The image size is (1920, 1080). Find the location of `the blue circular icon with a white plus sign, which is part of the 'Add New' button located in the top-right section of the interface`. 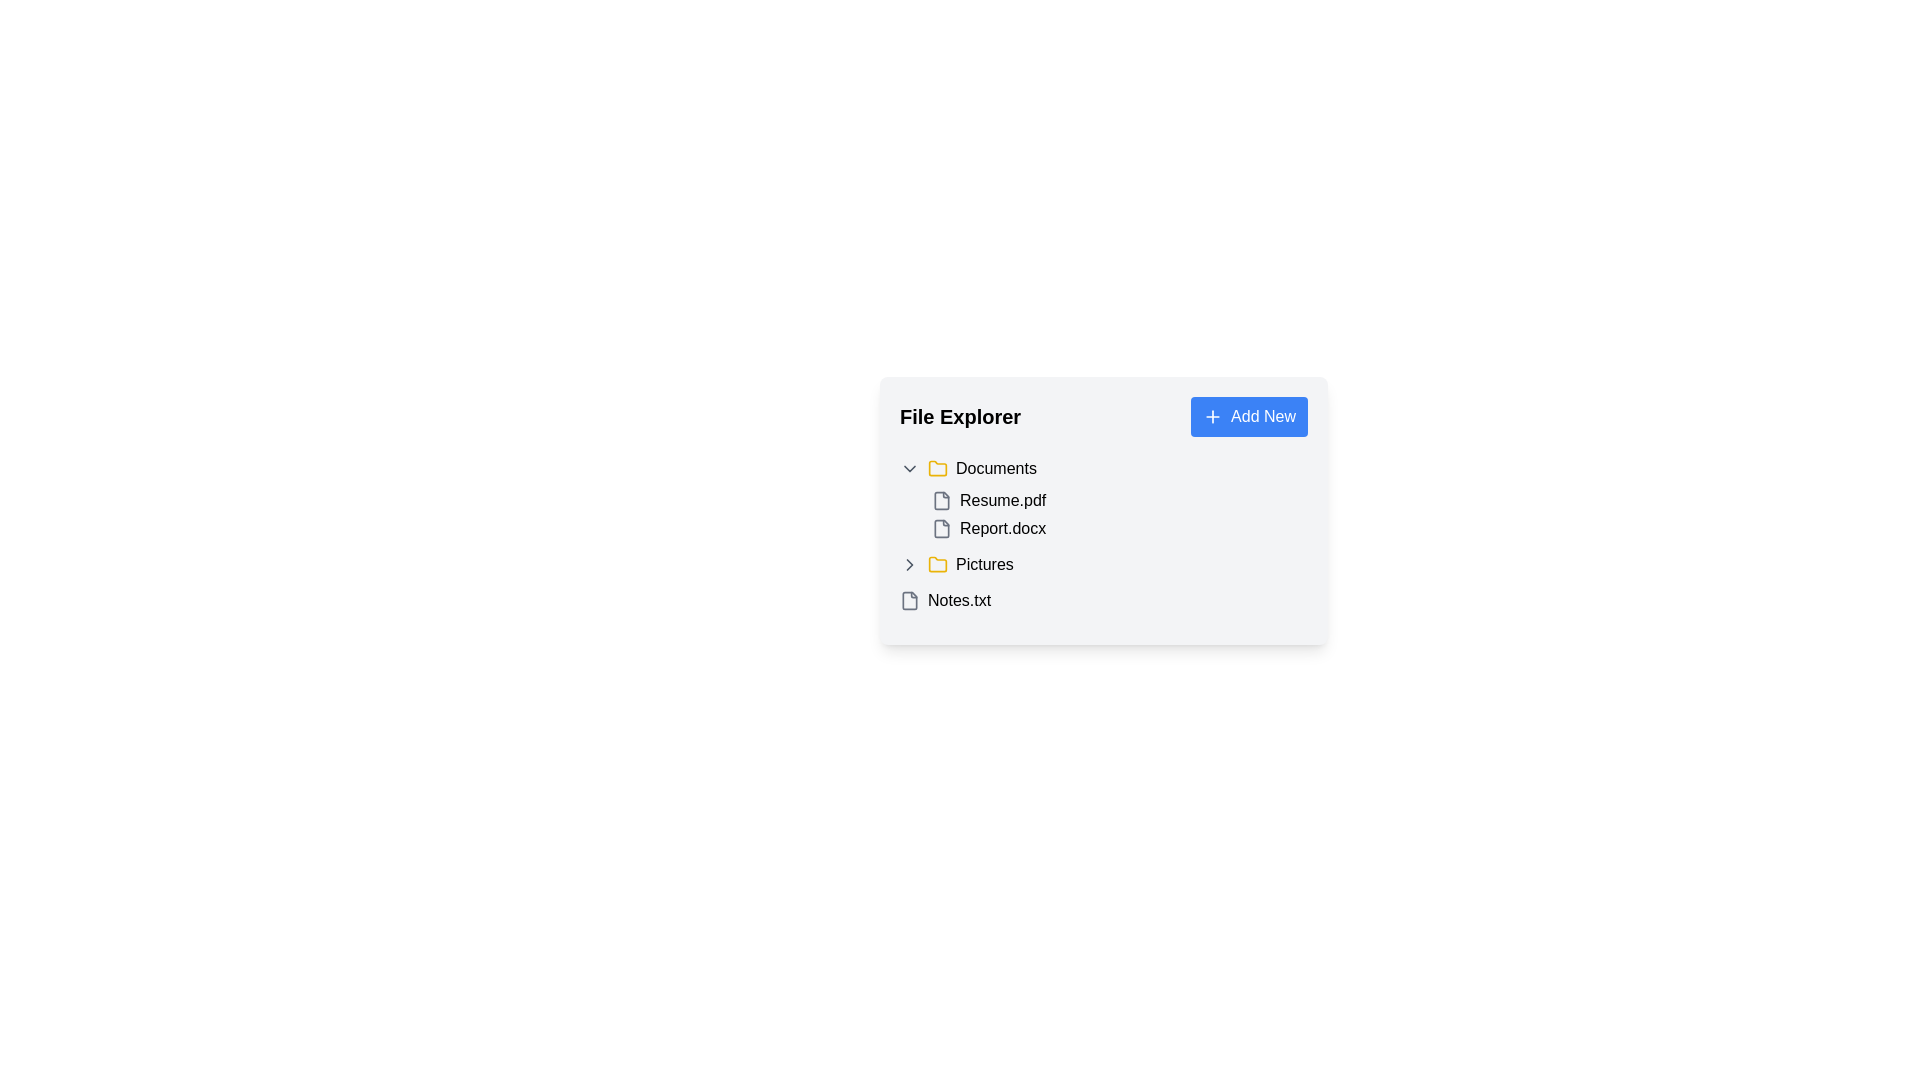

the blue circular icon with a white plus sign, which is part of the 'Add New' button located in the top-right section of the interface is located at coordinates (1212, 415).